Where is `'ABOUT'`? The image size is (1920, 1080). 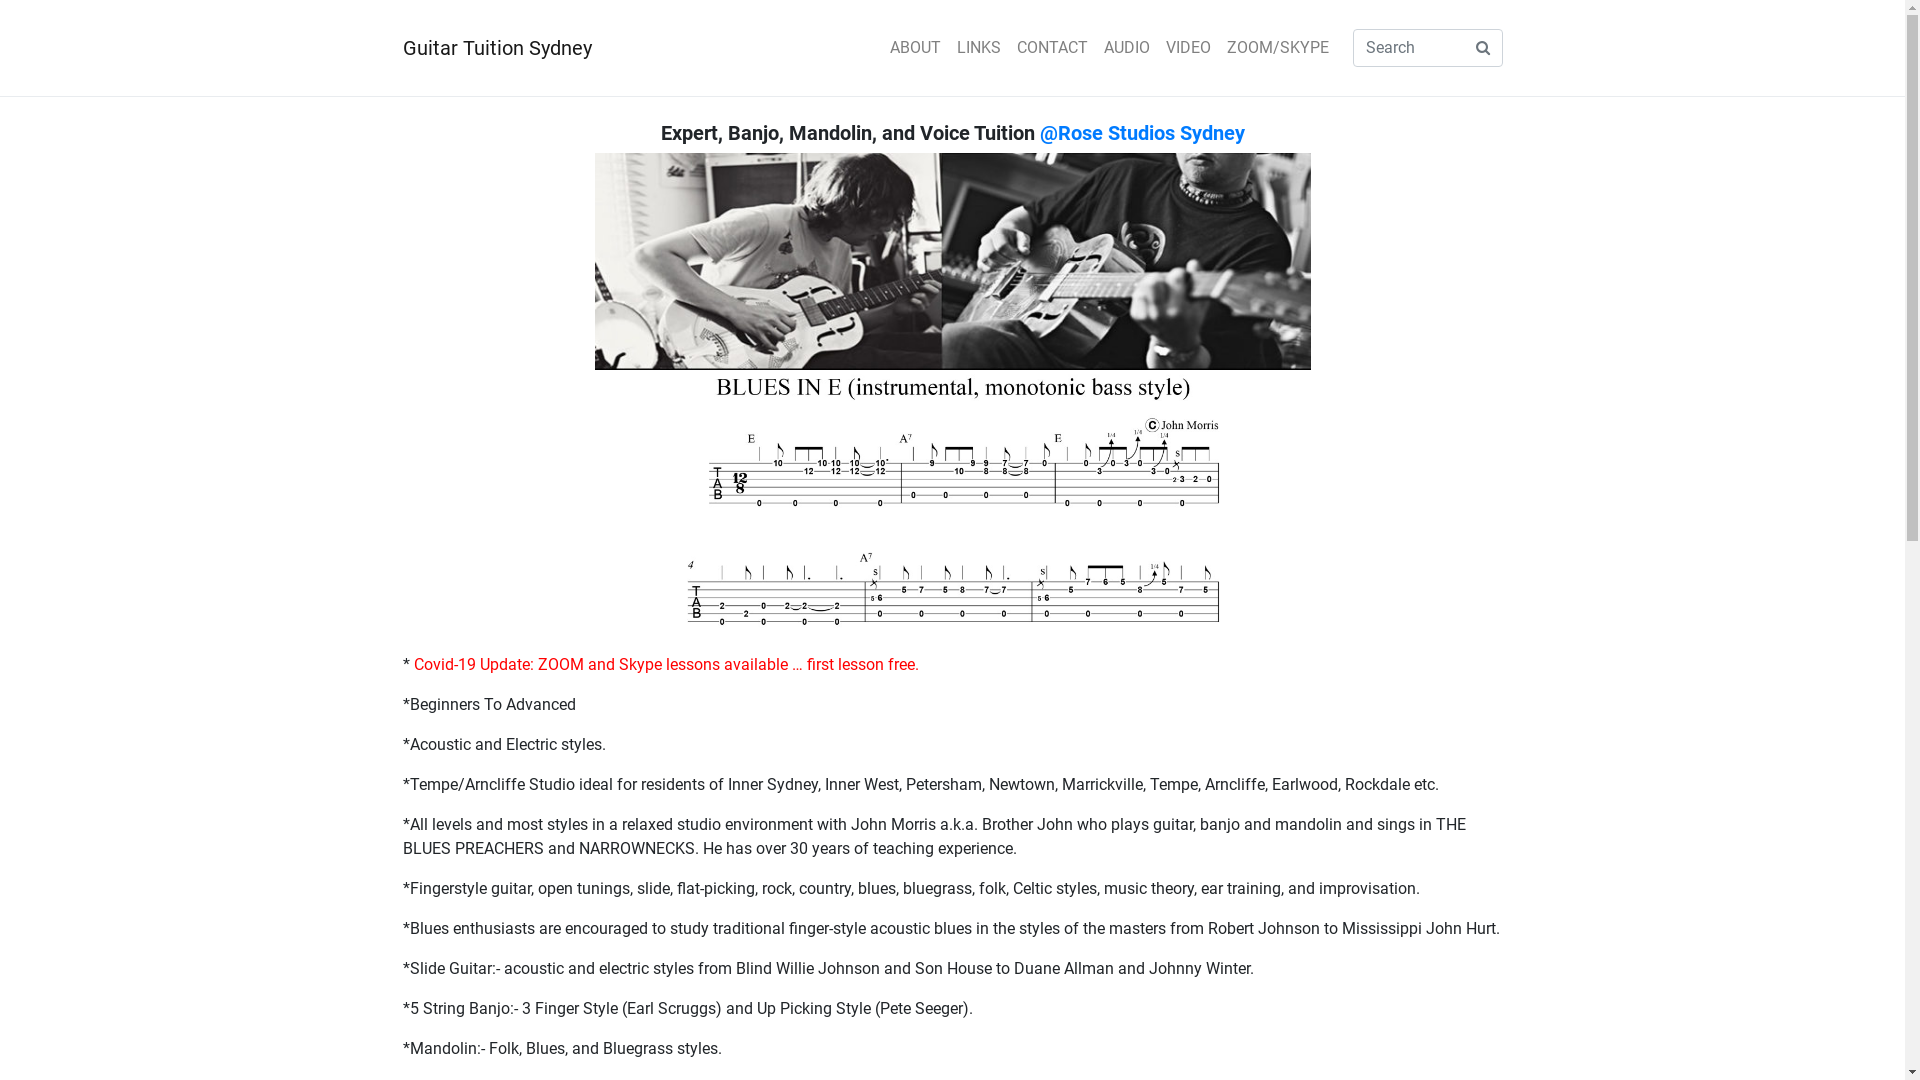 'ABOUT' is located at coordinates (914, 46).